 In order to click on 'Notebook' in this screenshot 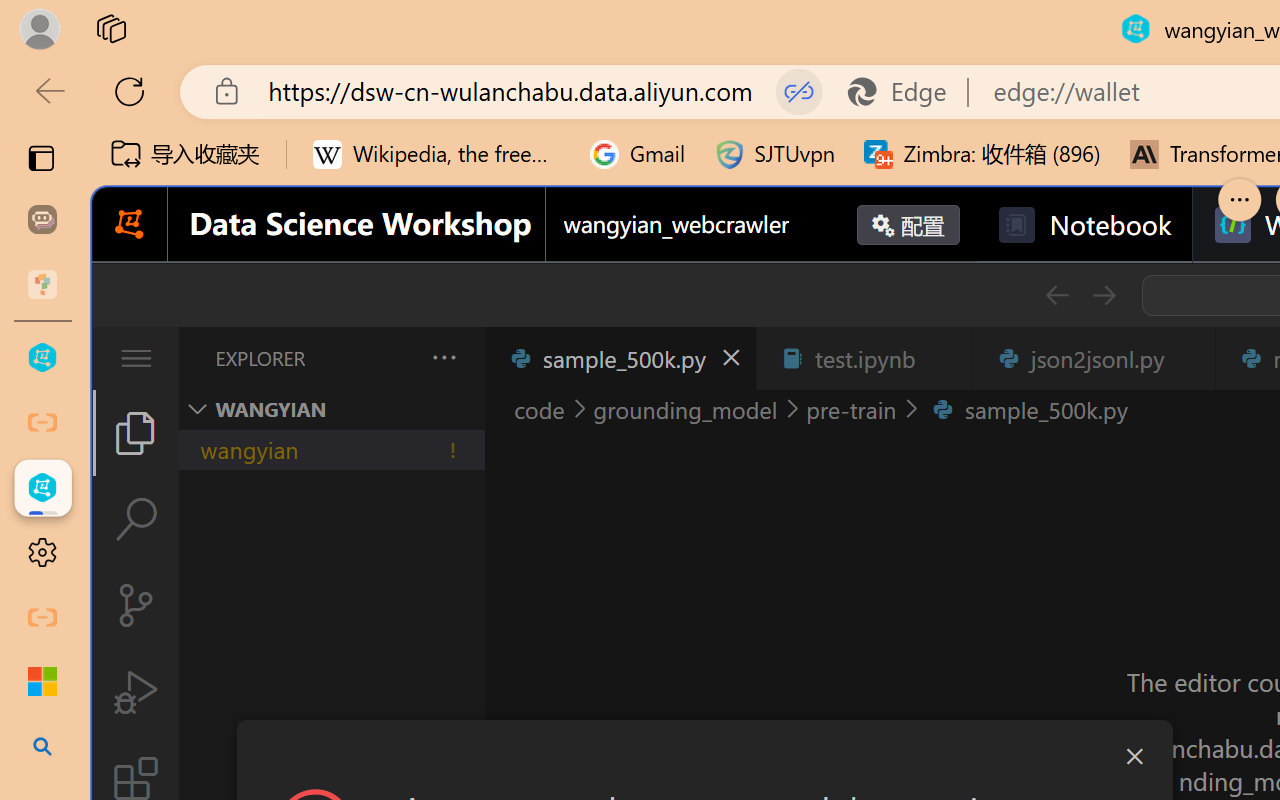, I will do `click(1083, 225)`.